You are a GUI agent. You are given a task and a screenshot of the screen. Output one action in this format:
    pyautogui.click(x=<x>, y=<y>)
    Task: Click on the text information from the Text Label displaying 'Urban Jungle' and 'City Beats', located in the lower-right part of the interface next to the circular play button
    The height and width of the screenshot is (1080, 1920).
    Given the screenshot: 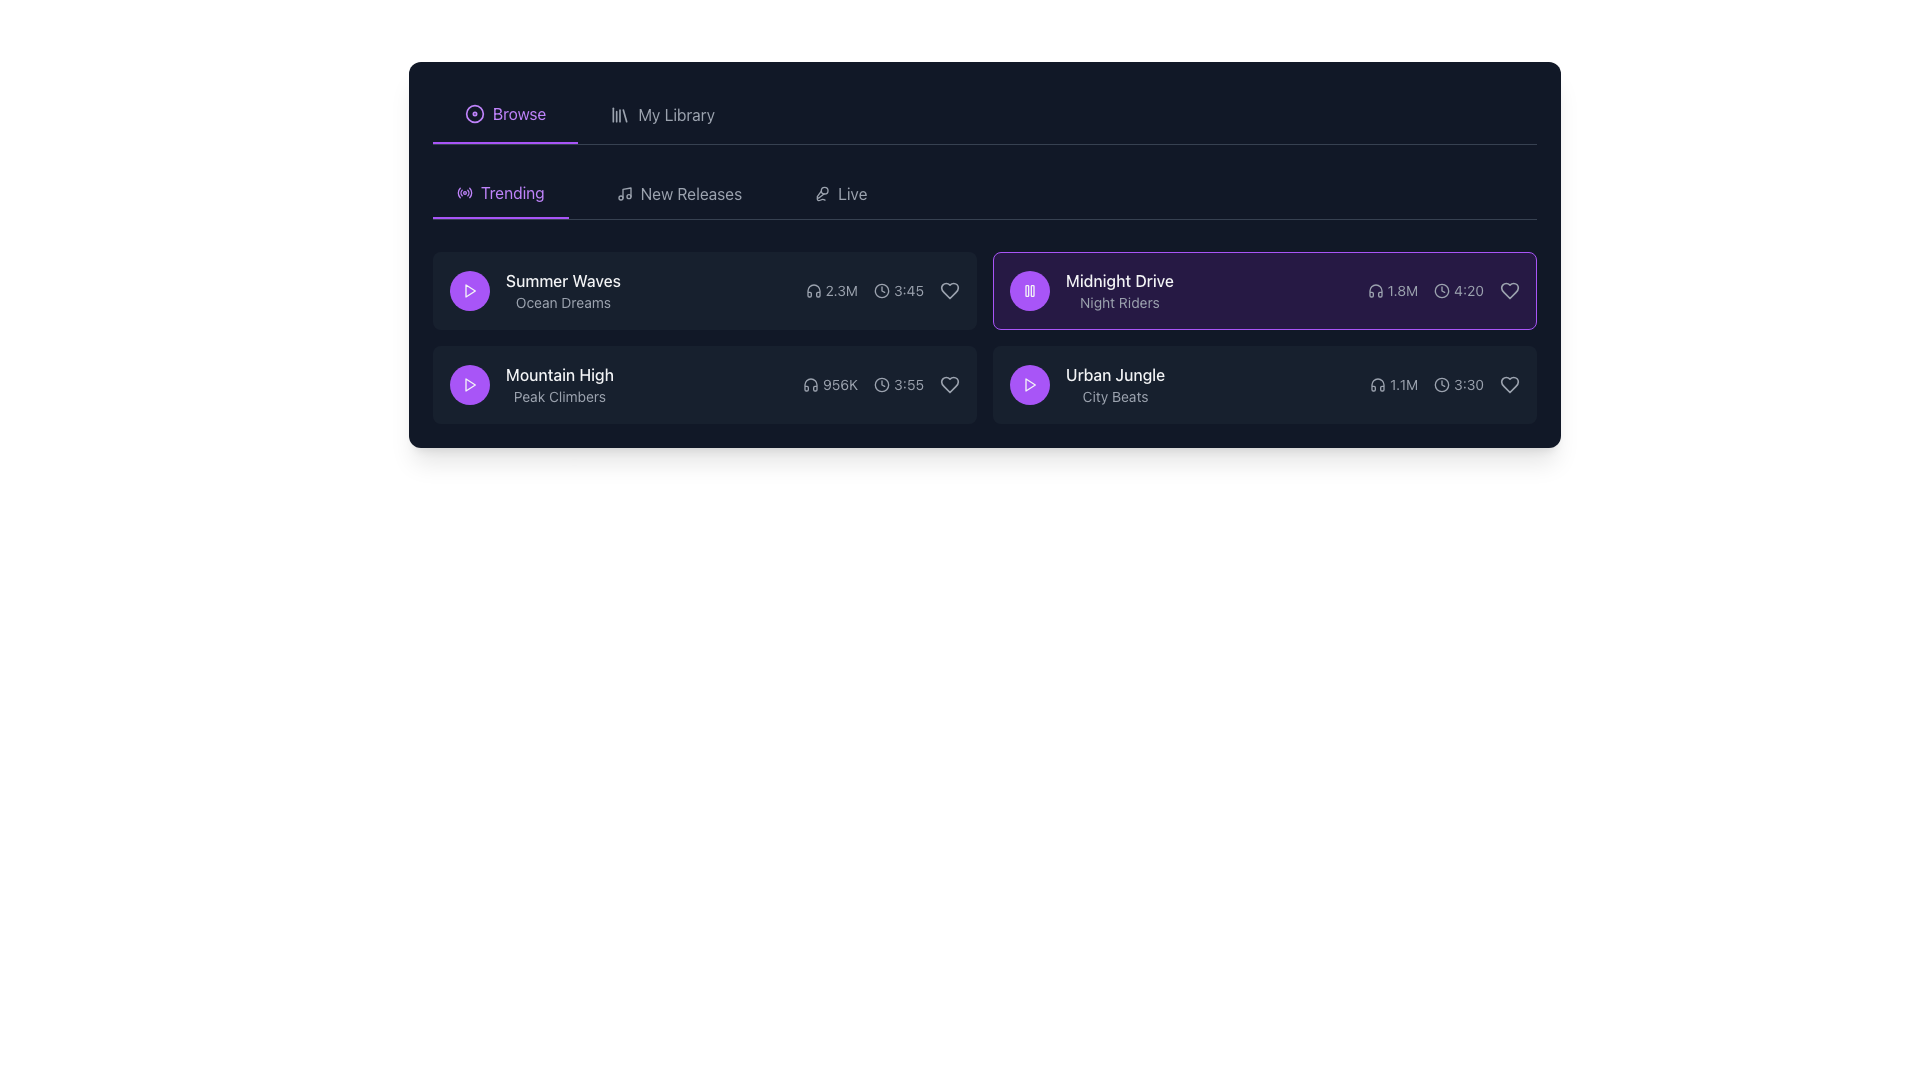 What is the action you would take?
    pyautogui.click(x=1114, y=385)
    